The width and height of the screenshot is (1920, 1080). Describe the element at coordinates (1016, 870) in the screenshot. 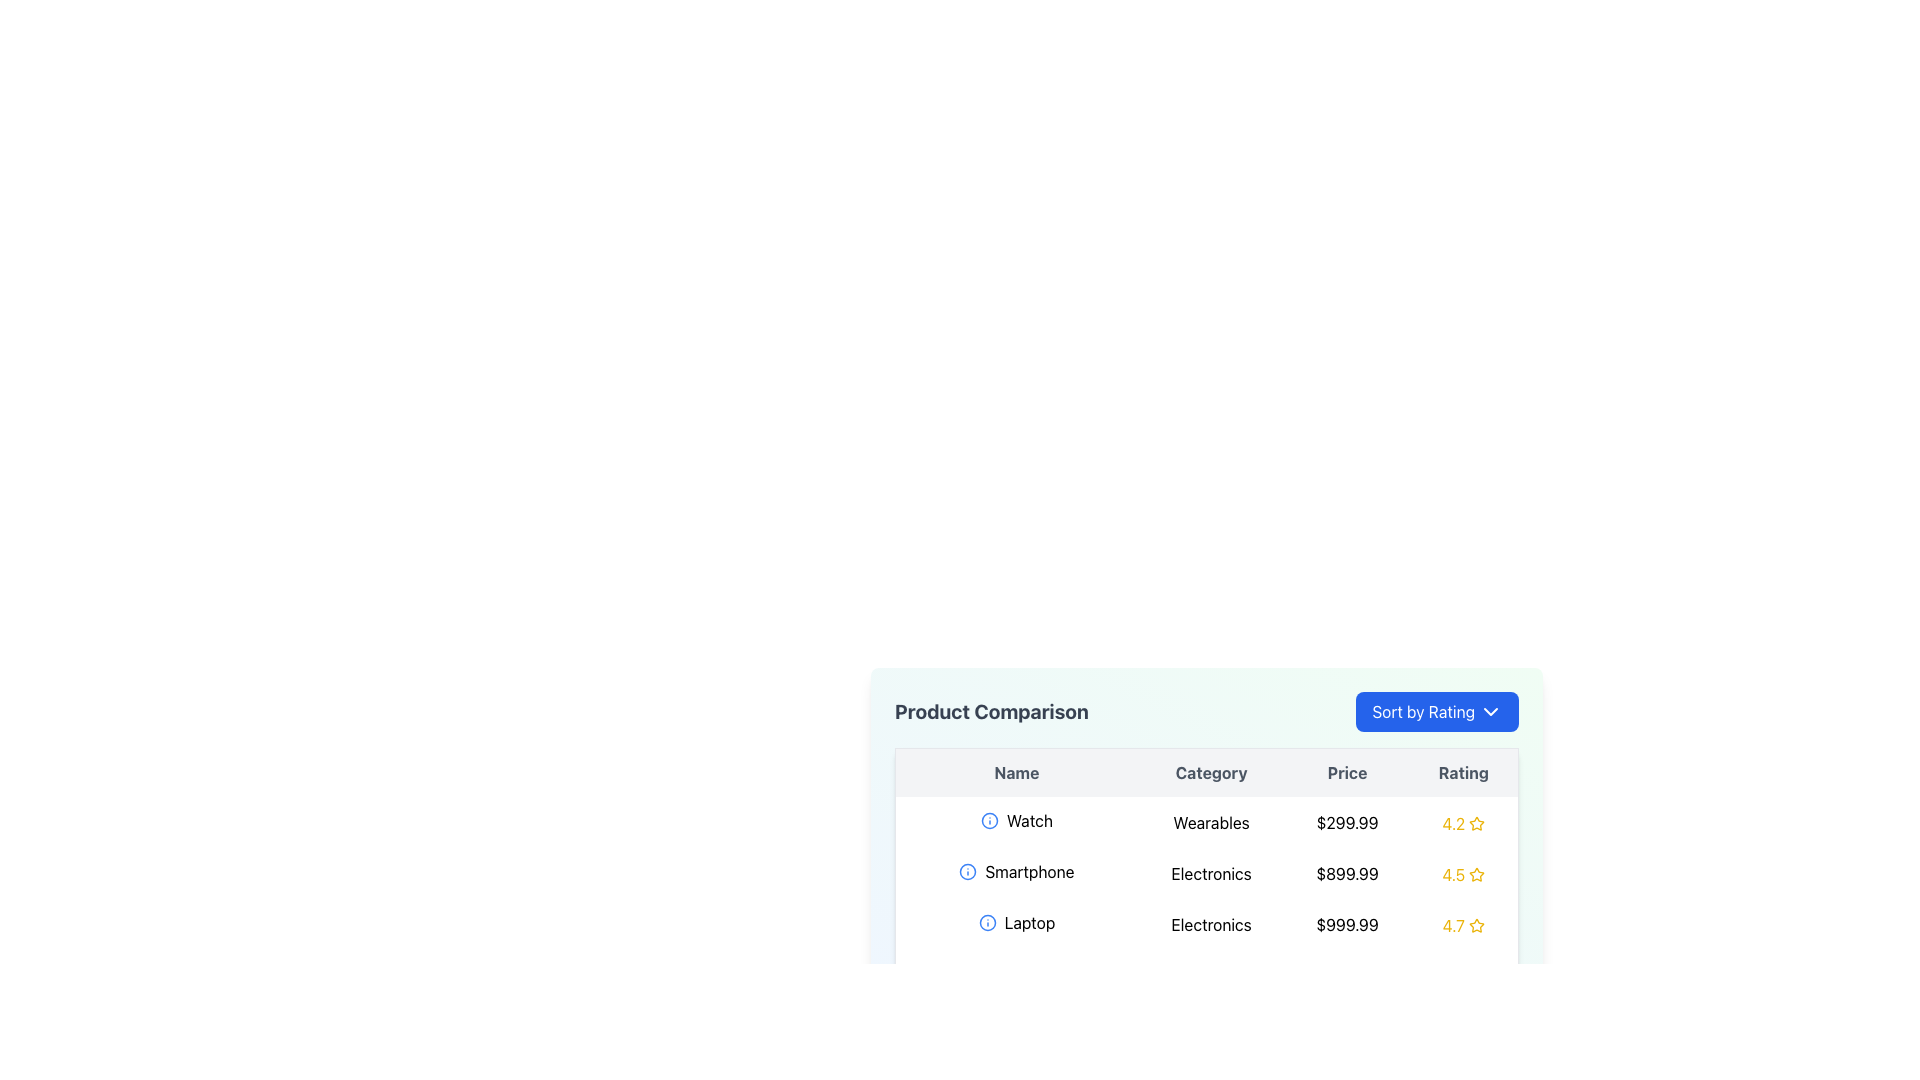

I see `the text label that contains the word 'Smartphone', which is centrally located in the second row of the table under the 'Name' column, adjacent to an informational icon on the left` at that location.